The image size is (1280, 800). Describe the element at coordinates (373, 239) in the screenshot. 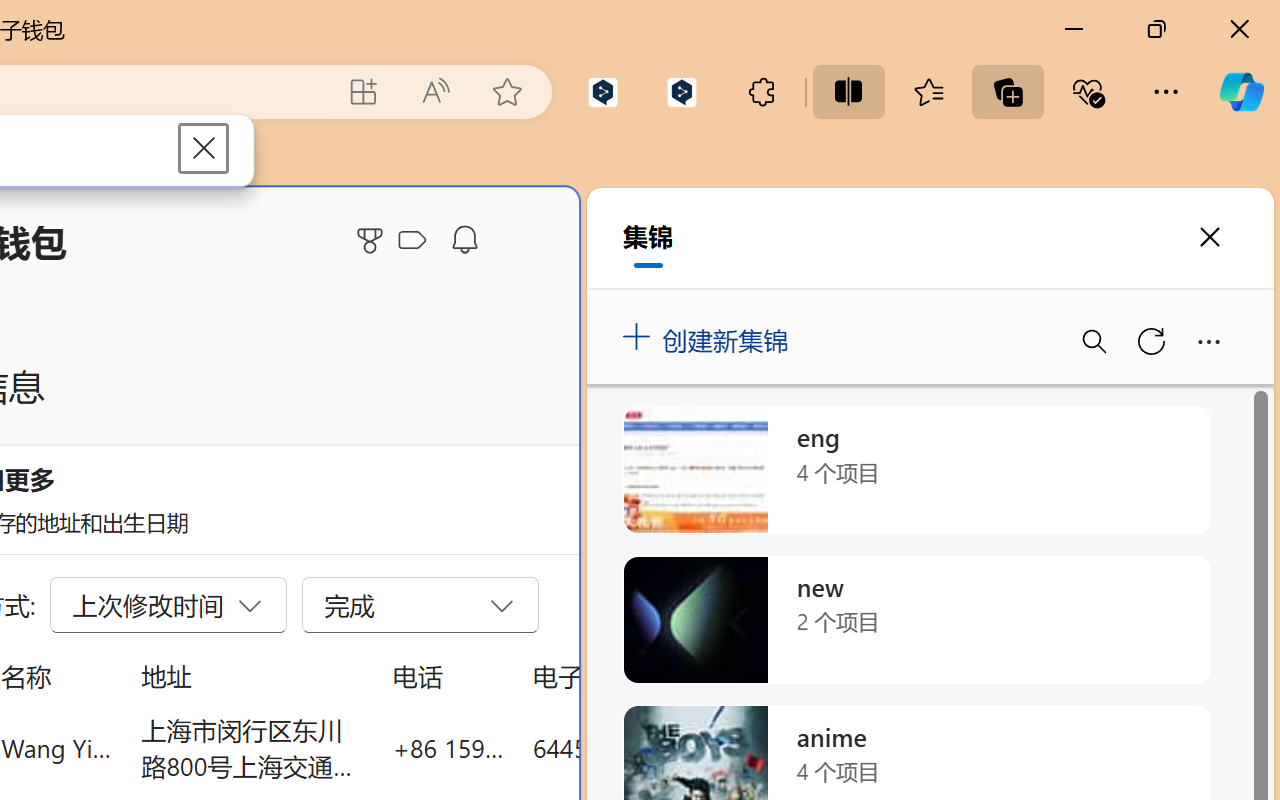

I see `'Microsoft Rewards'` at that location.